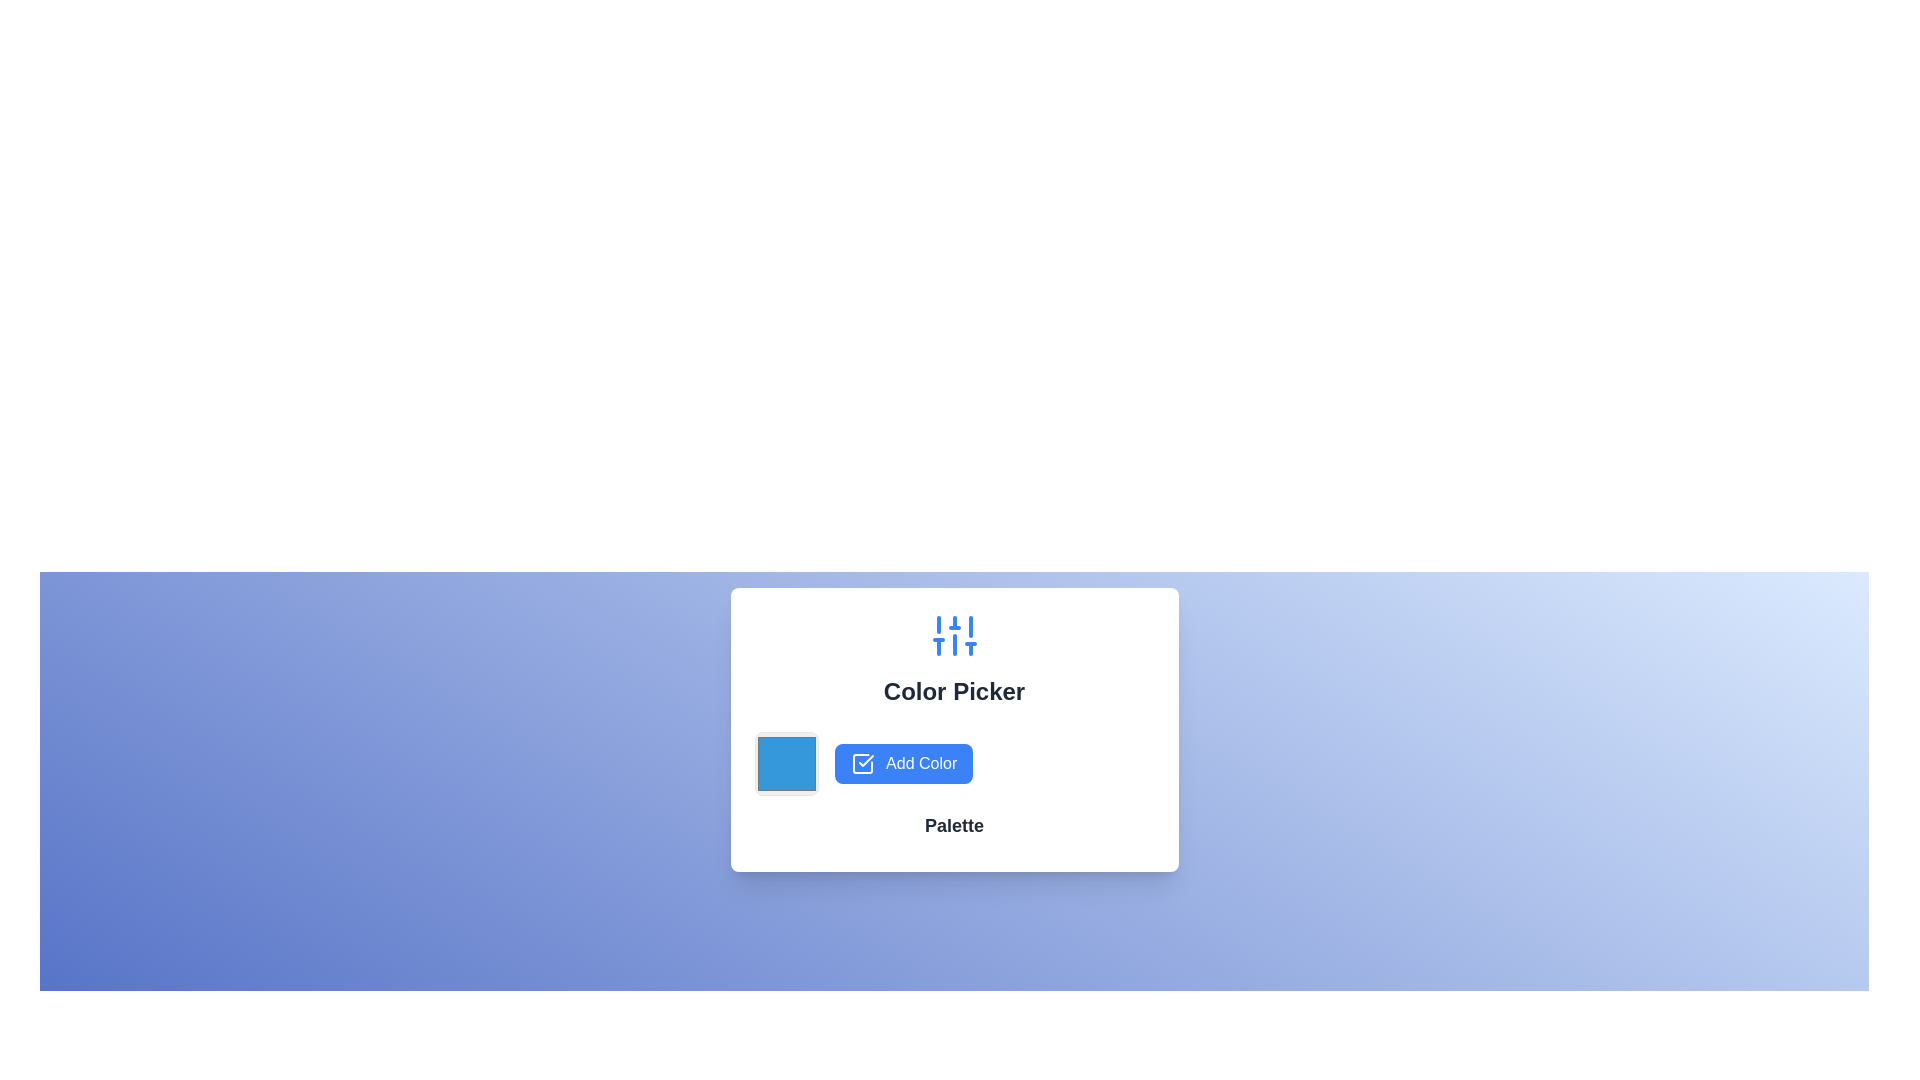  What do you see at coordinates (953, 763) in the screenshot?
I see `the color selection button located below the 'Color Picker' title and above the 'Palette' text` at bounding box center [953, 763].